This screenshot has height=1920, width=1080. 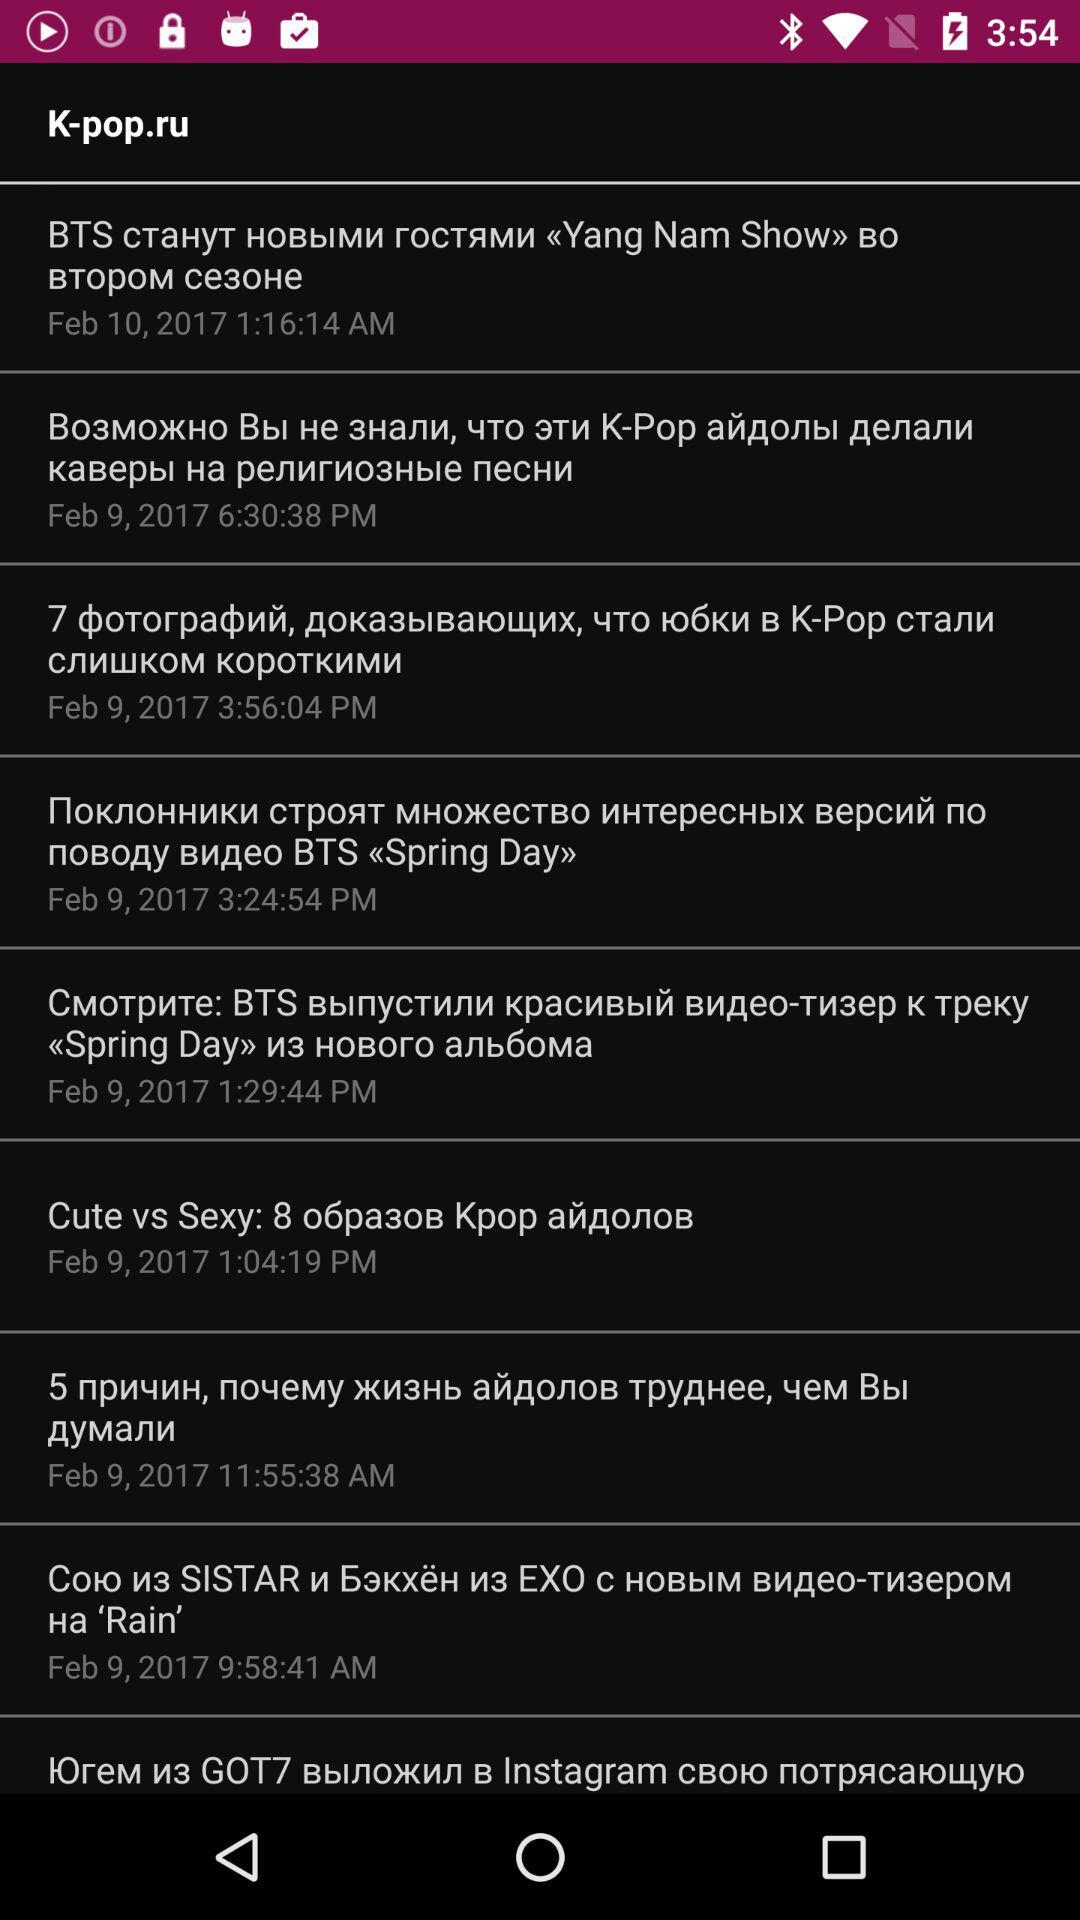 I want to click on icon above feb 9 2017 app, so click(x=370, y=1213).